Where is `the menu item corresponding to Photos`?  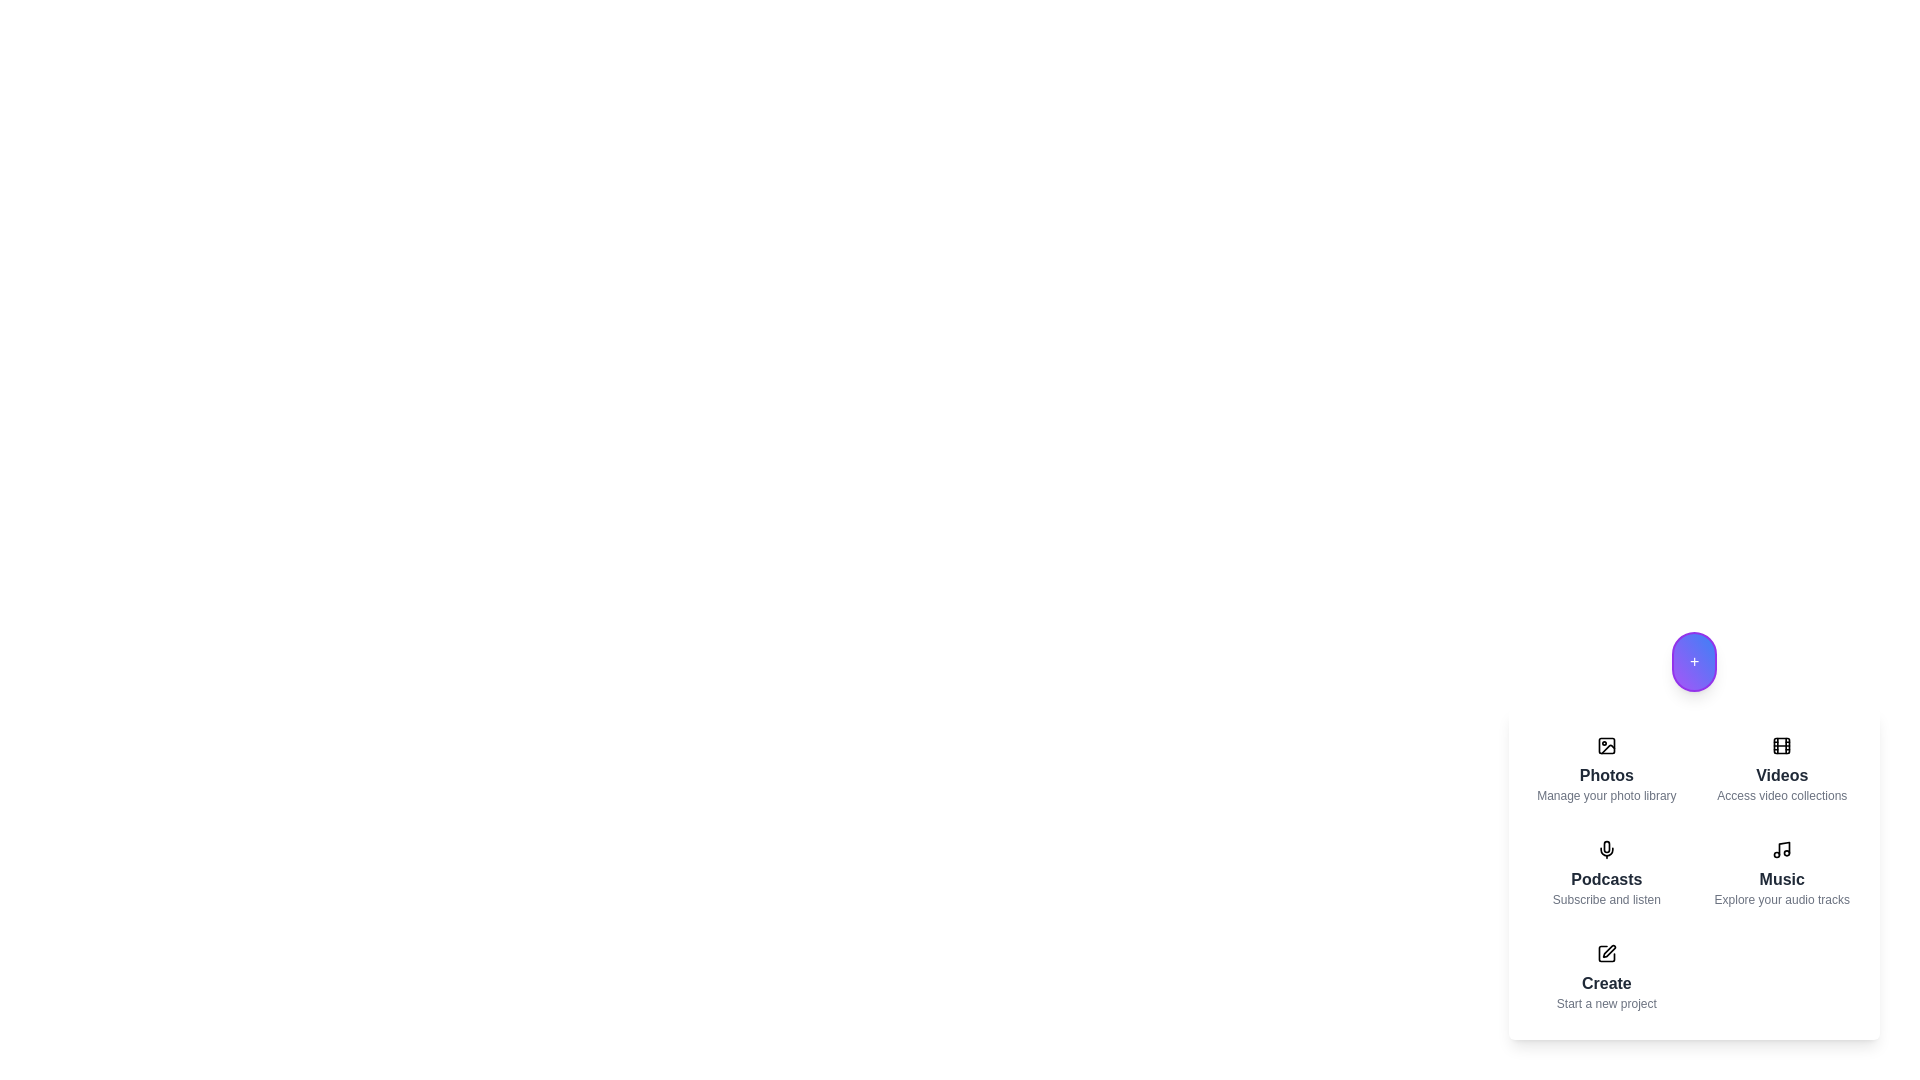 the menu item corresponding to Photos is located at coordinates (1606, 769).